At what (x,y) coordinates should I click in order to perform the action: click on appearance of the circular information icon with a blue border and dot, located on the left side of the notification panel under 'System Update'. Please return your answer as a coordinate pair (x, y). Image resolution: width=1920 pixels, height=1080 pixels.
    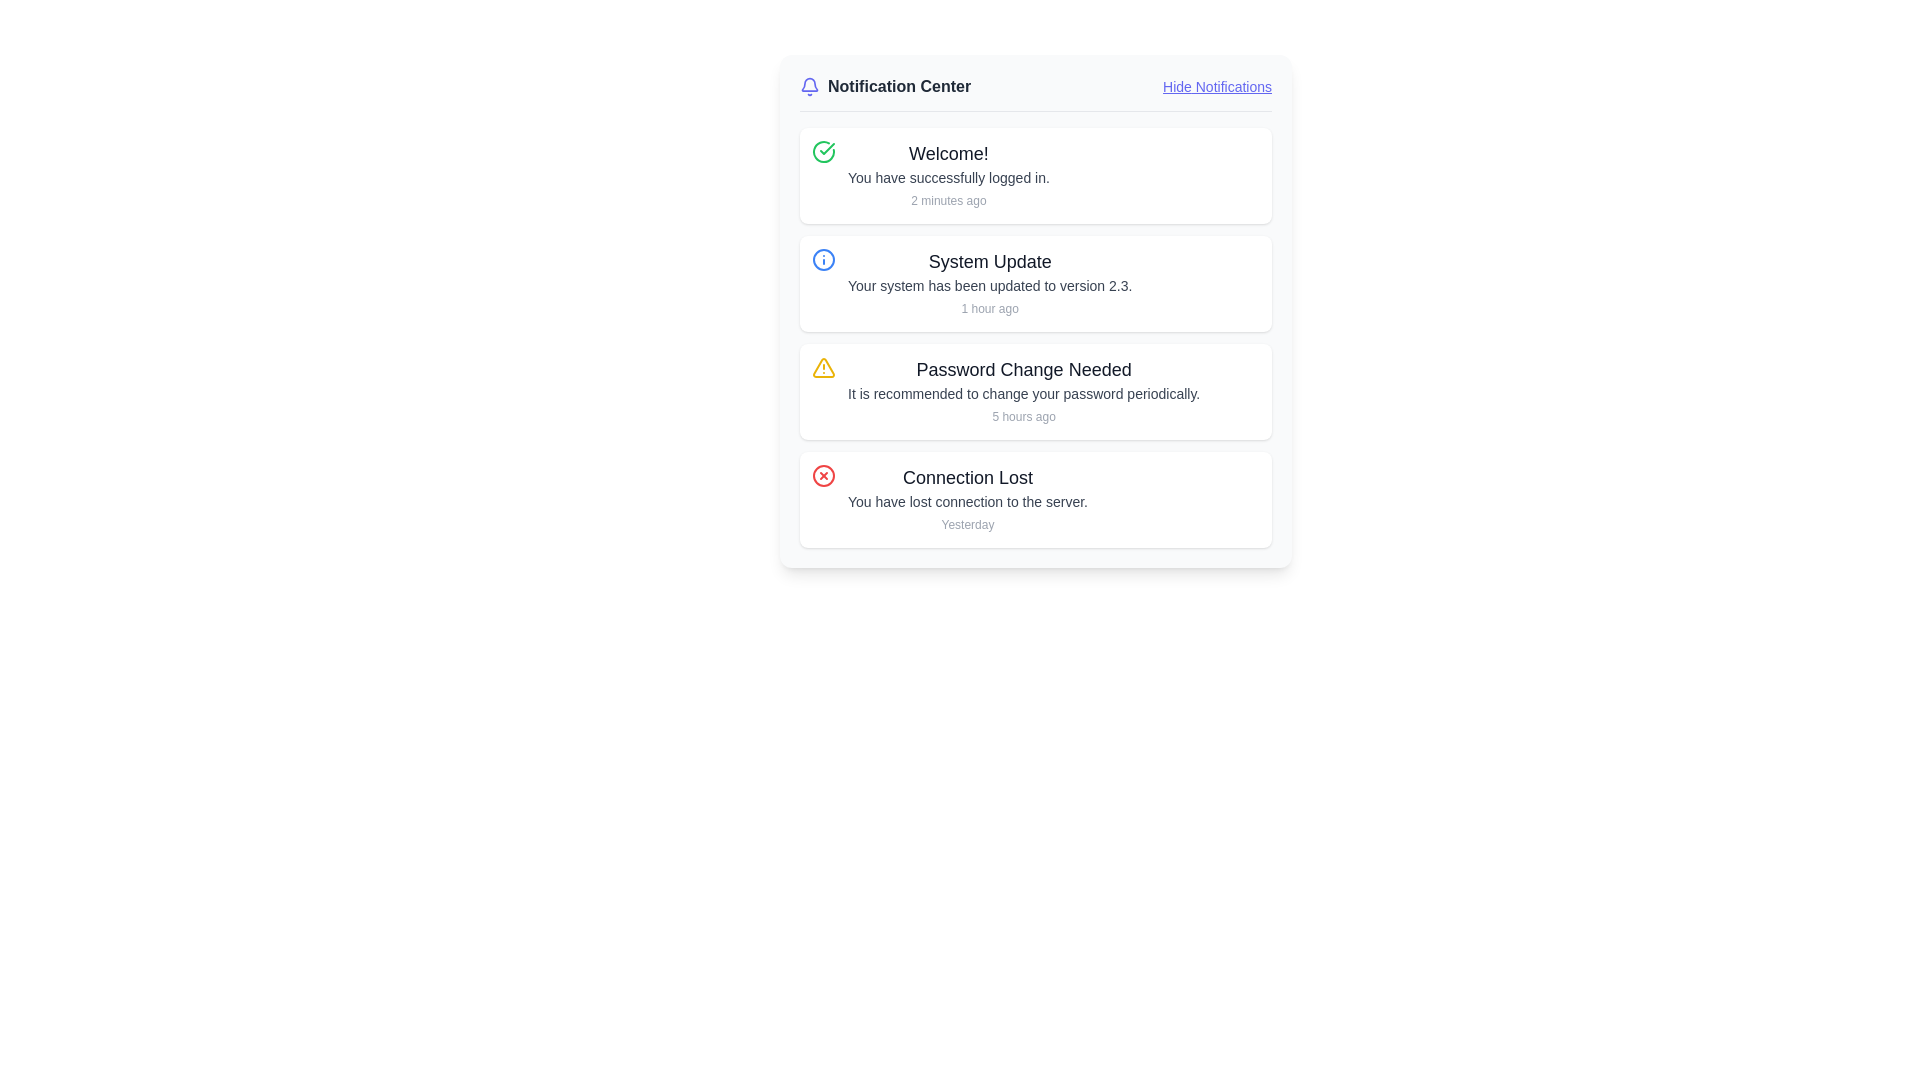
    Looking at the image, I should click on (824, 258).